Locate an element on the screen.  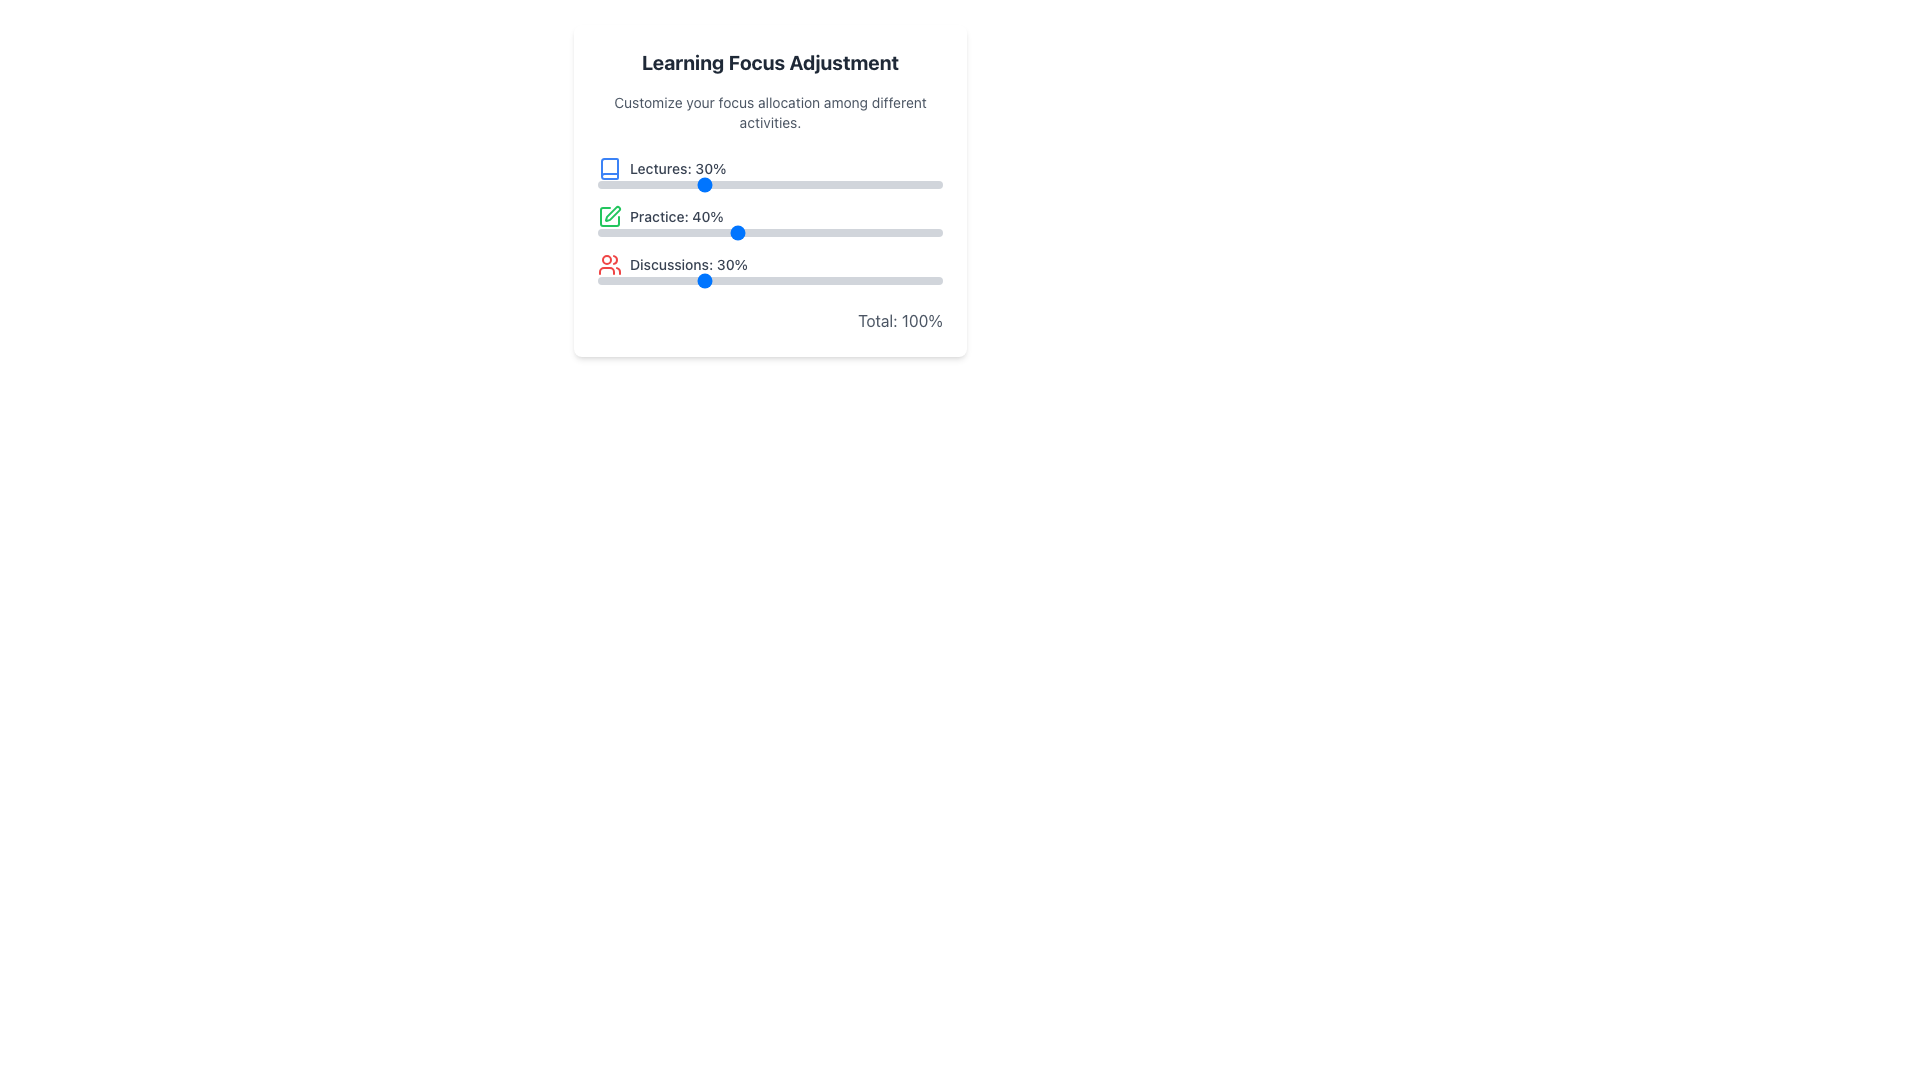
the 'Practice' slider is located at coordinates (694, 231).